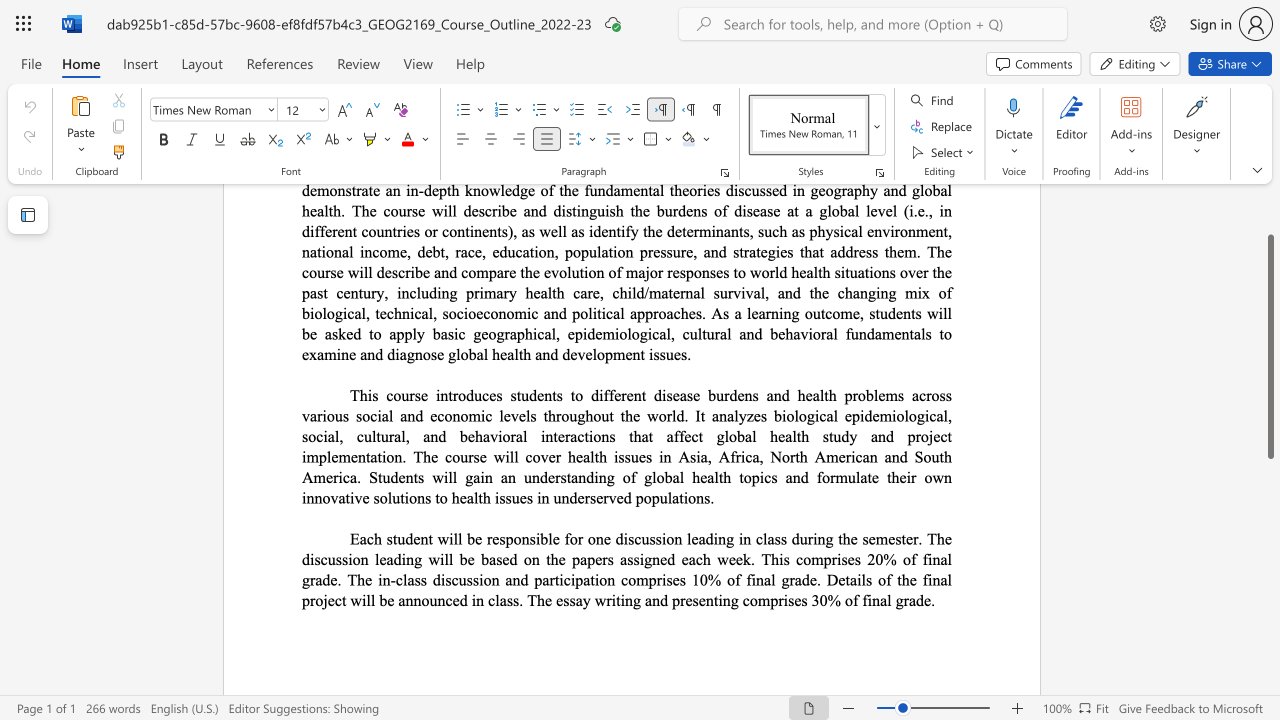  What do you see at coordinates (1269, 346) in the screenshot?
I see `the scrollbar and move down 270 pixels` at bounding box center [1269, 346].